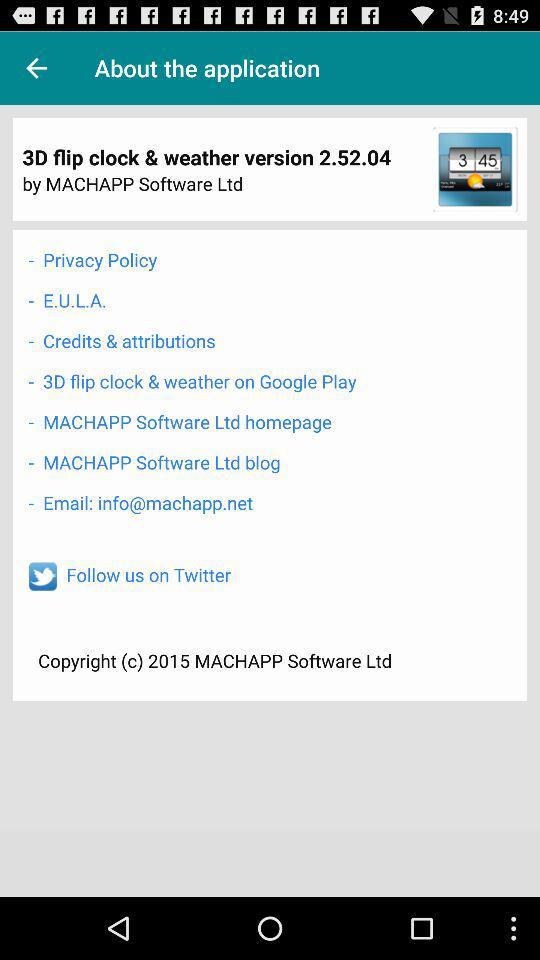  I want to click on the icon next to the follow us on, so click(42, 576).